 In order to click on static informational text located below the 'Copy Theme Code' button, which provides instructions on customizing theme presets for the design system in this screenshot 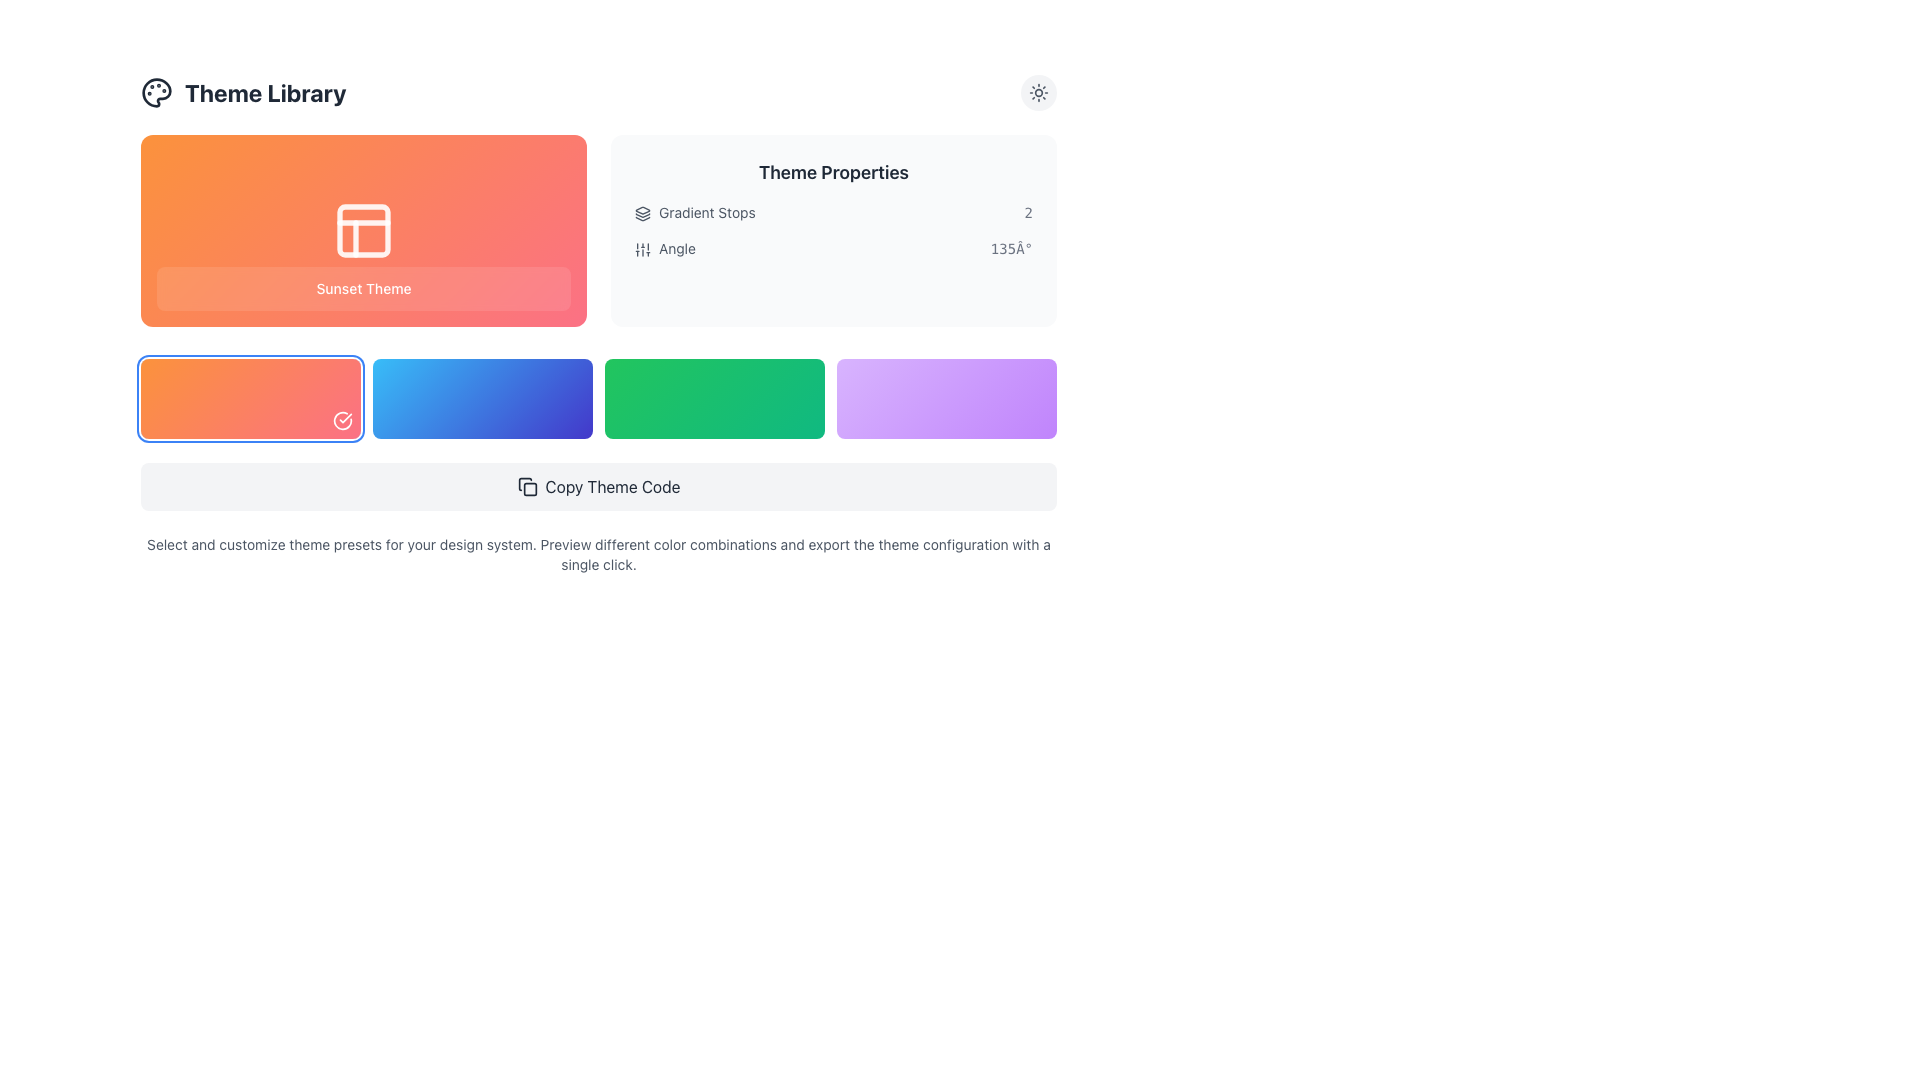, I will do `click(598, 555)`.